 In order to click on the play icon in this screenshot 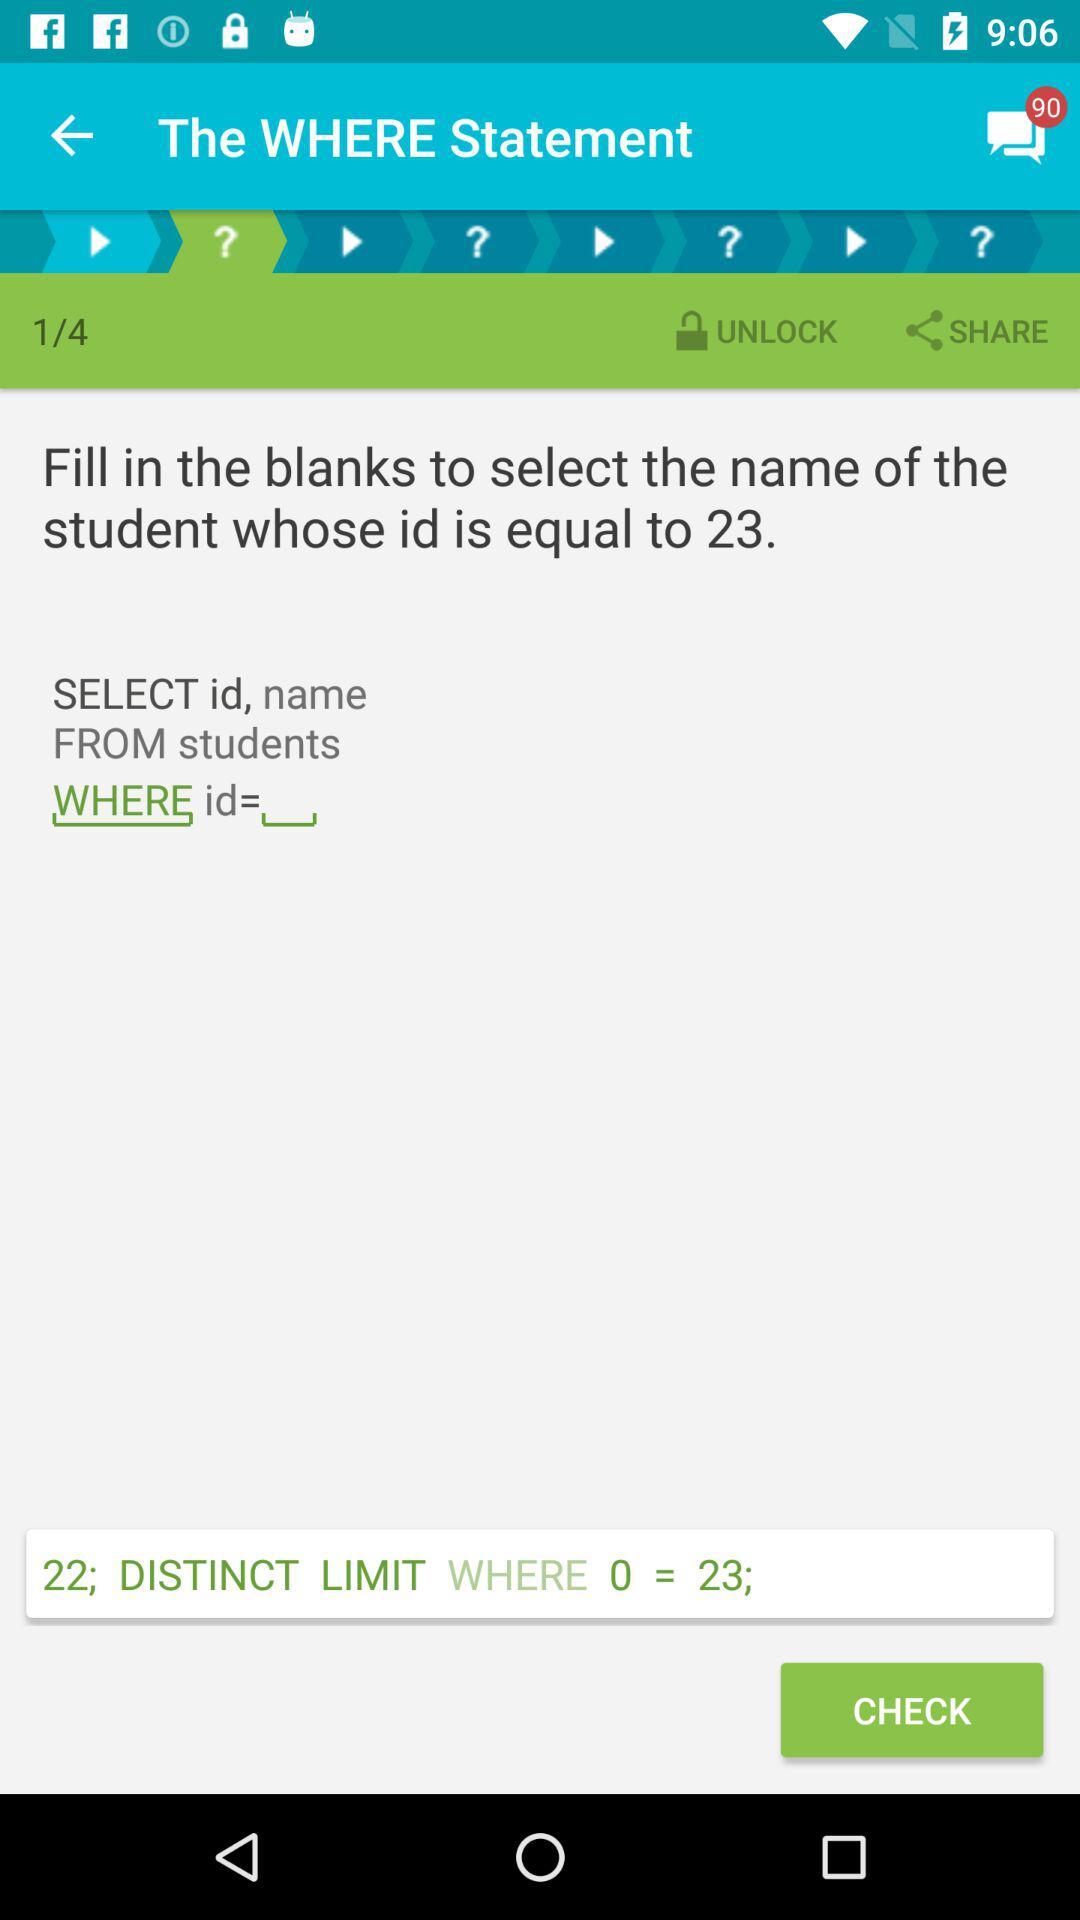, I will do `click(99, 240)`.